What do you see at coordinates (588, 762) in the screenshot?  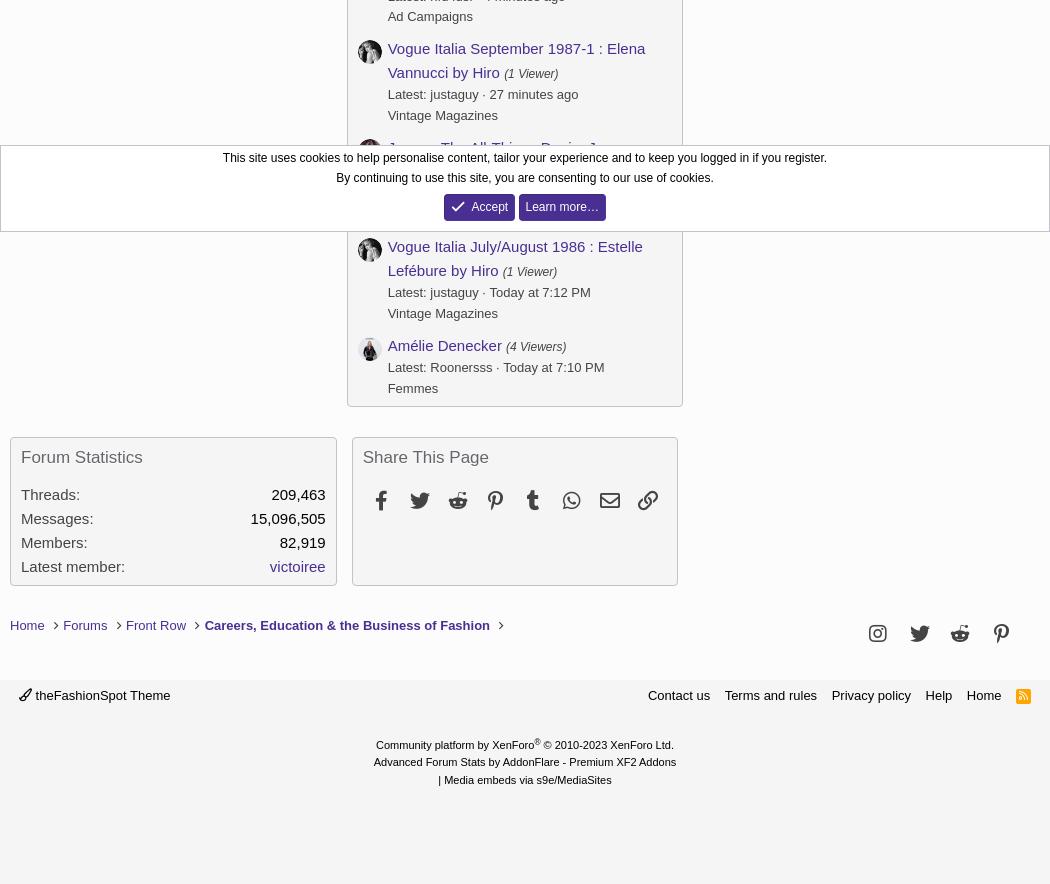 I see `'AddonFlare - Premium XF2 Addons'` at bounding box center [588, 762].